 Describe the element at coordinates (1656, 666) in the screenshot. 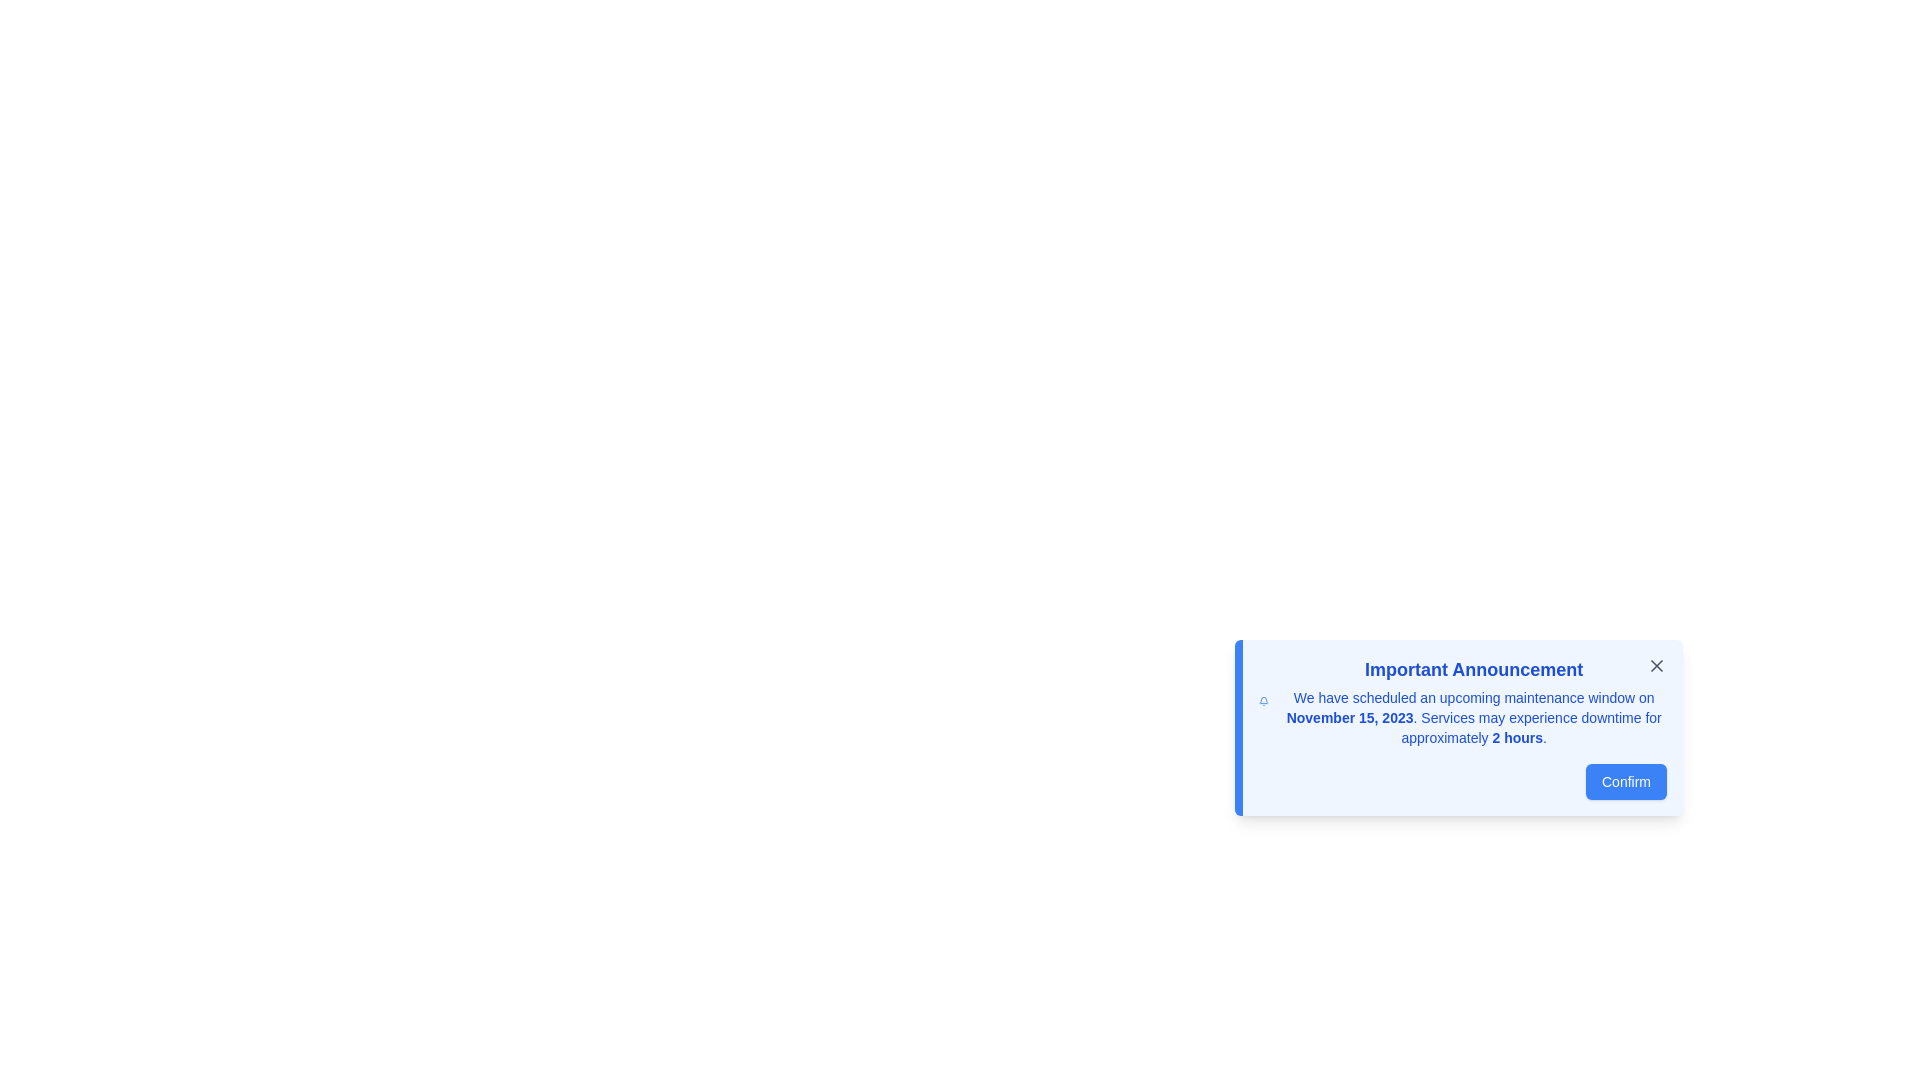

I see `the circular button with an 'X' icon in the center located in the top-right corner of the notification dialog box` at that location.